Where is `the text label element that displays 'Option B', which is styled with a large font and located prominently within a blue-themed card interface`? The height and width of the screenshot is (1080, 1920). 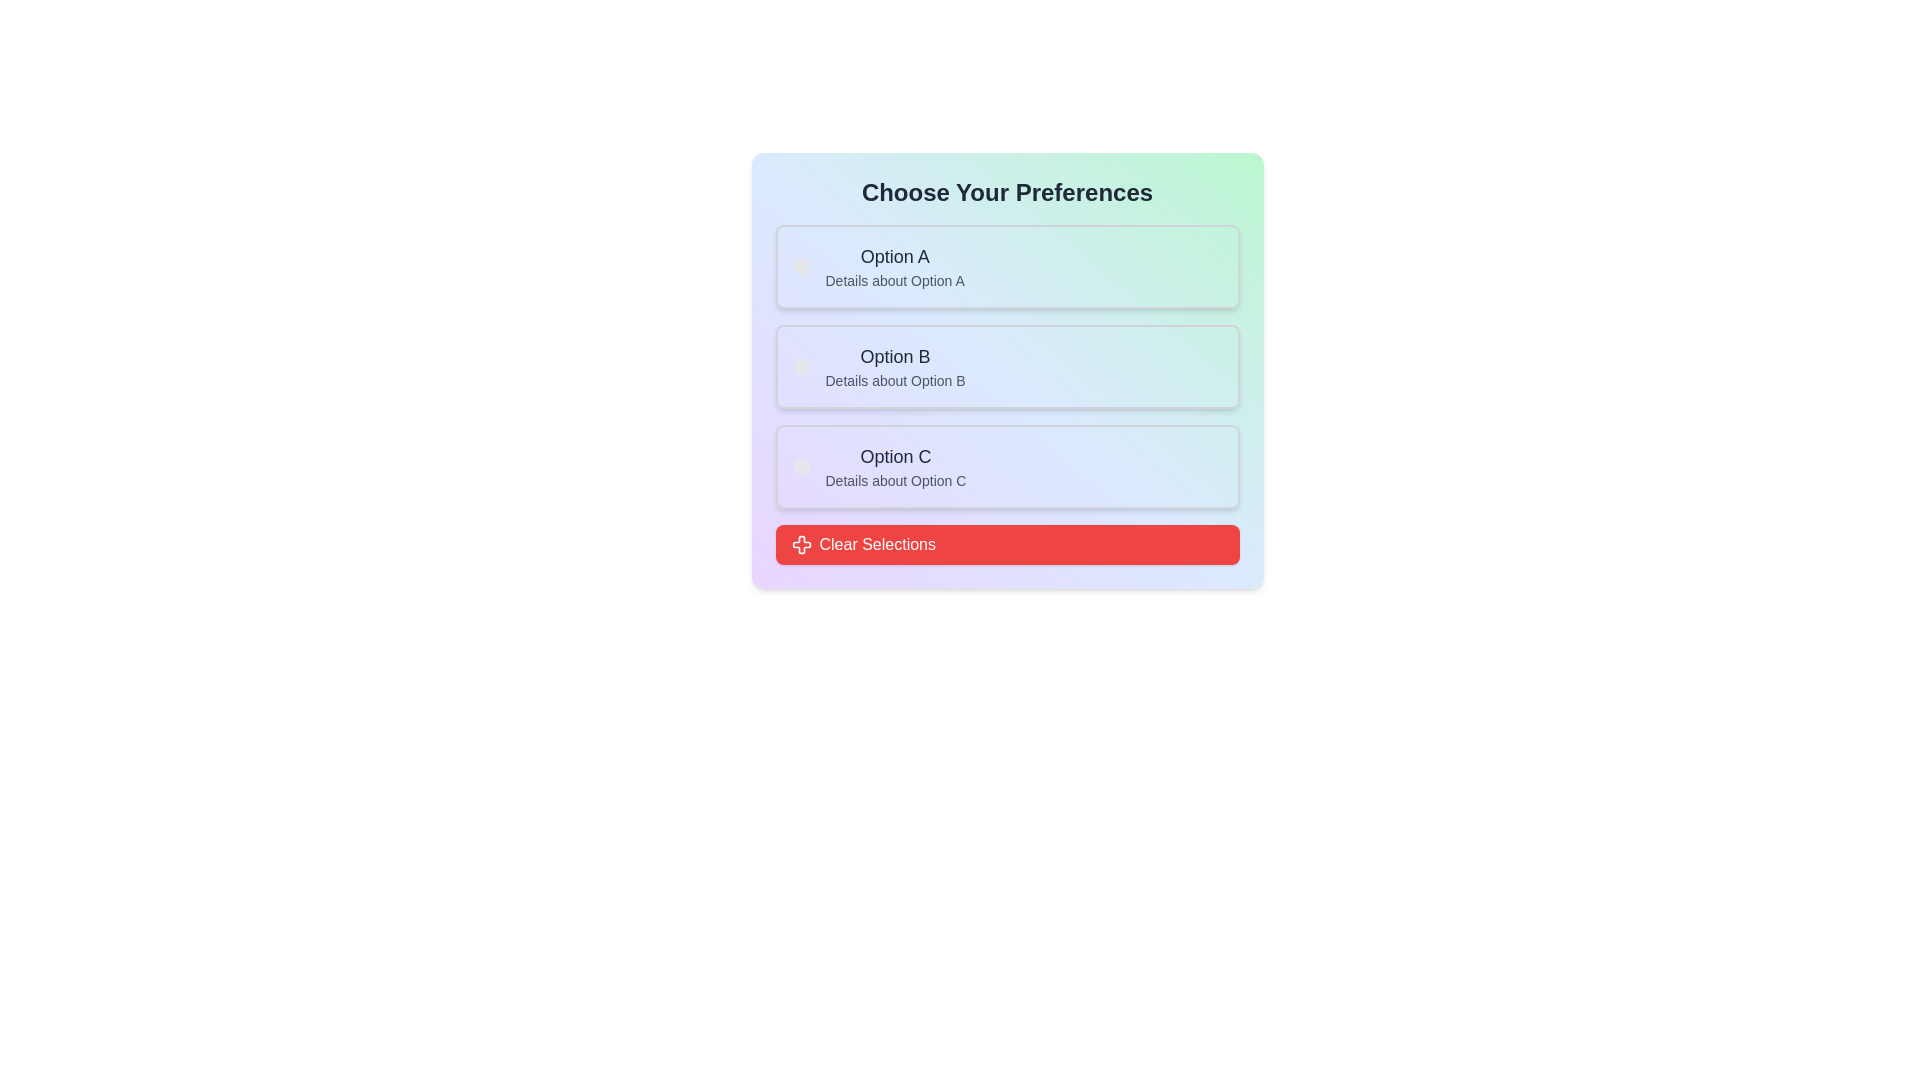 the text label element that displays 'Option B', which is styled with a large font and located prominently within a blue-themed card interface is located at coordinates (894, 356).